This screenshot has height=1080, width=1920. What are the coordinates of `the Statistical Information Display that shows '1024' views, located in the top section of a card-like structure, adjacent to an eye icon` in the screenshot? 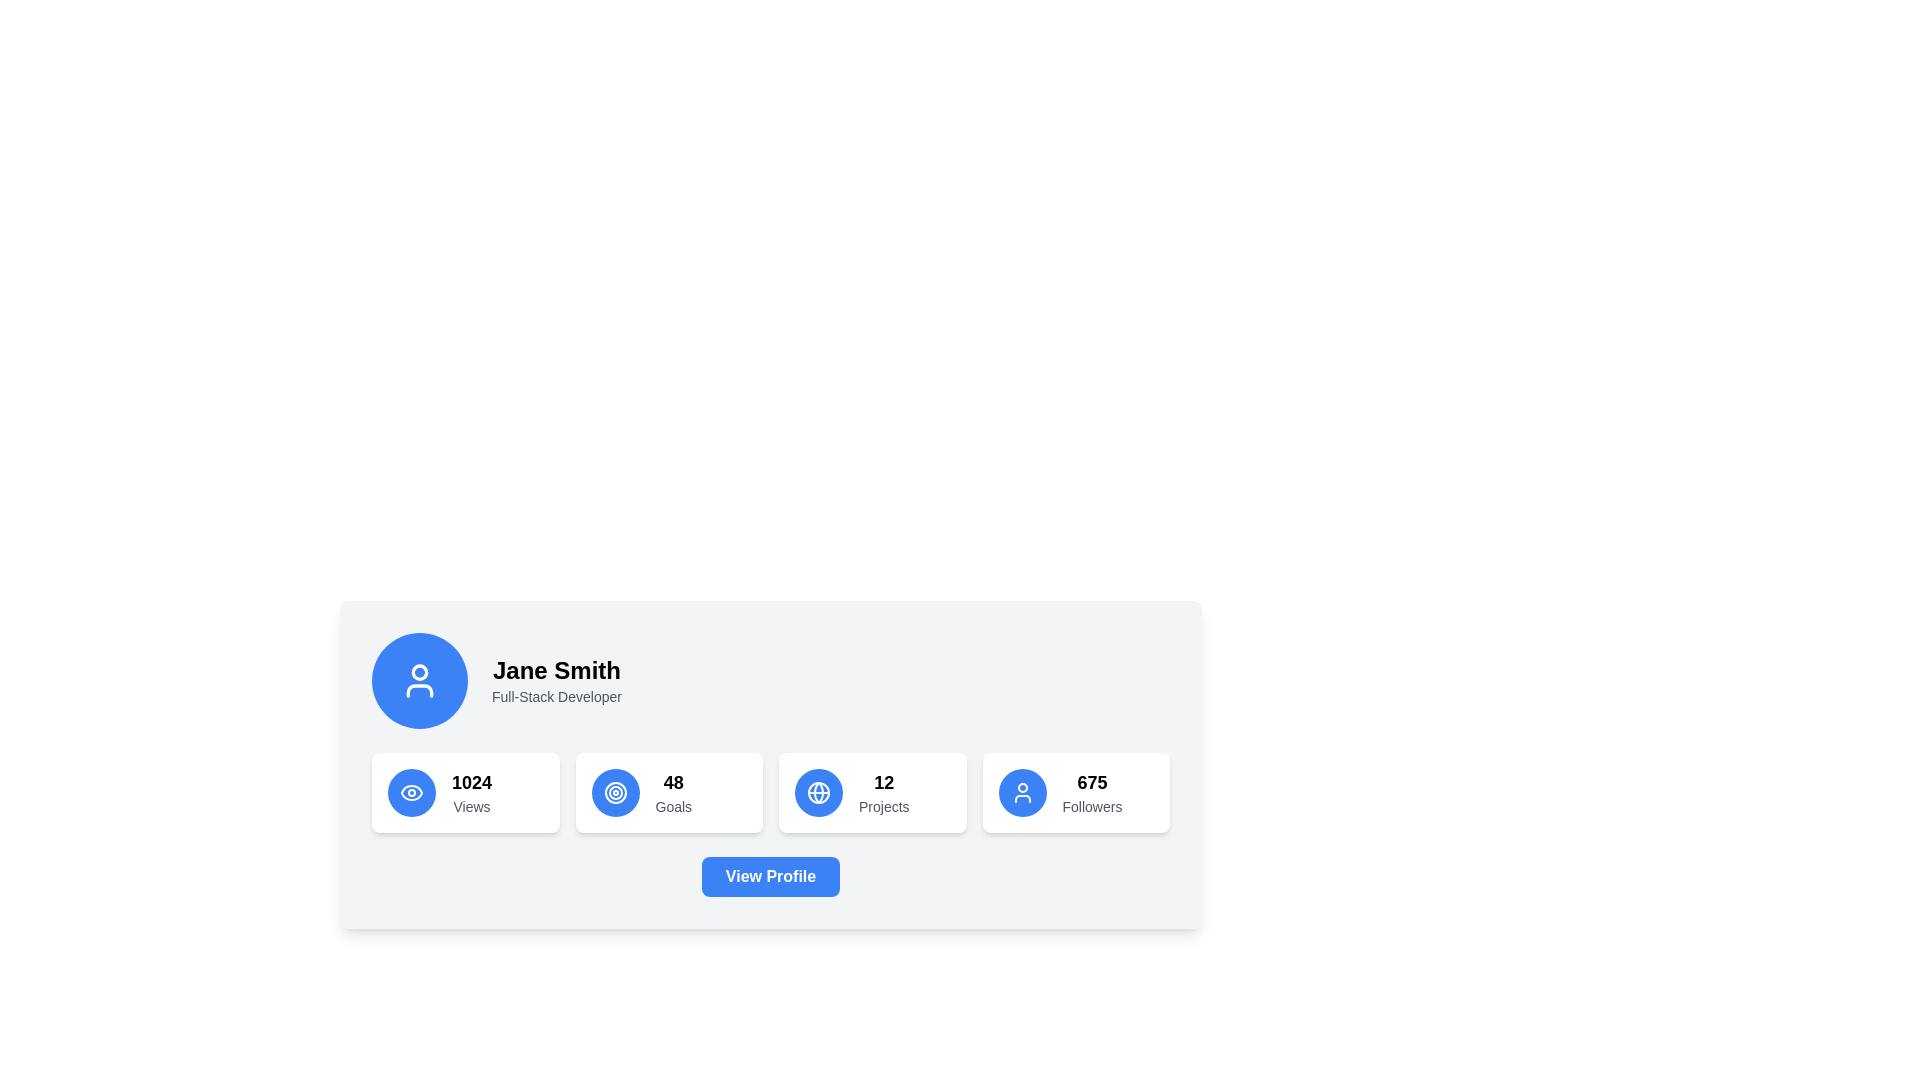 It's located at (470, 792).